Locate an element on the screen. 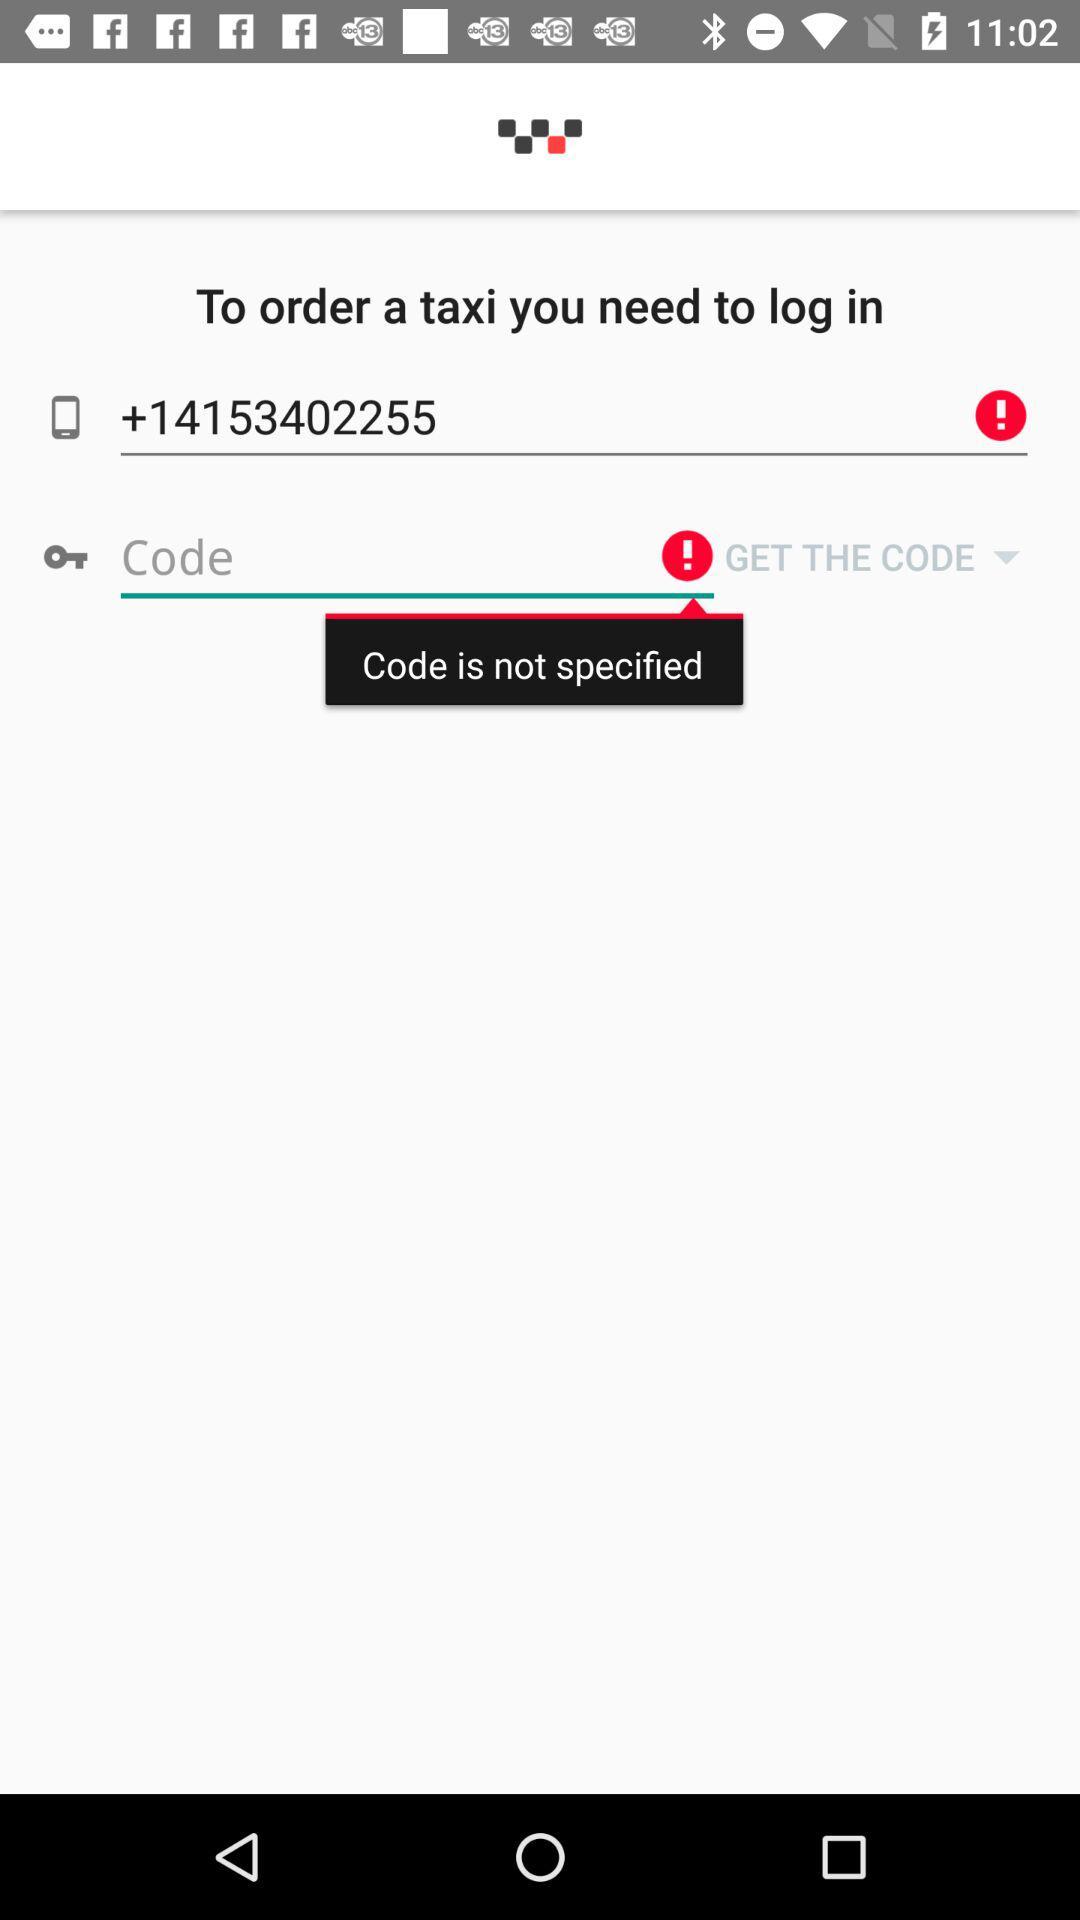 The width and height of the screenshot is (1080, 1920). code is located at coordinates (416, 556).